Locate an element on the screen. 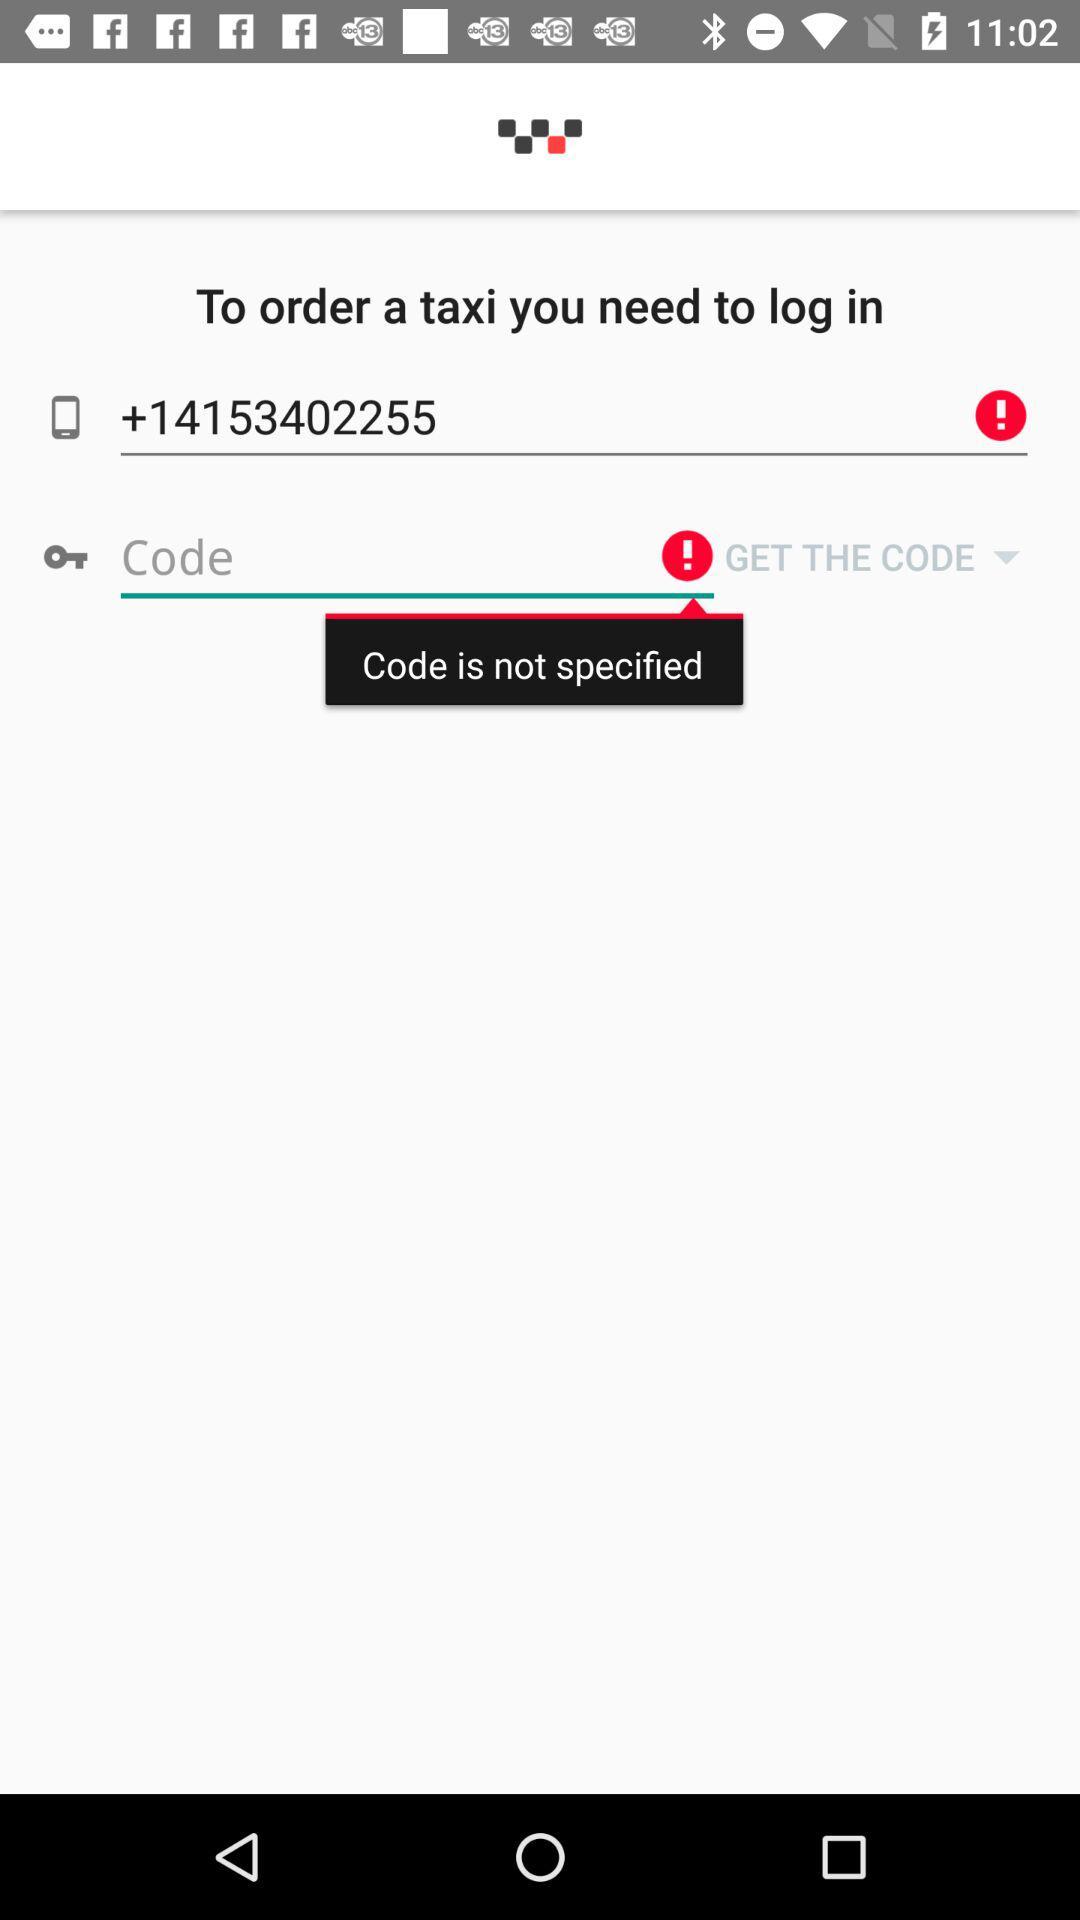 The width and height of the screenshot is (1080, 1920). code is located at coordinates (416, 556).